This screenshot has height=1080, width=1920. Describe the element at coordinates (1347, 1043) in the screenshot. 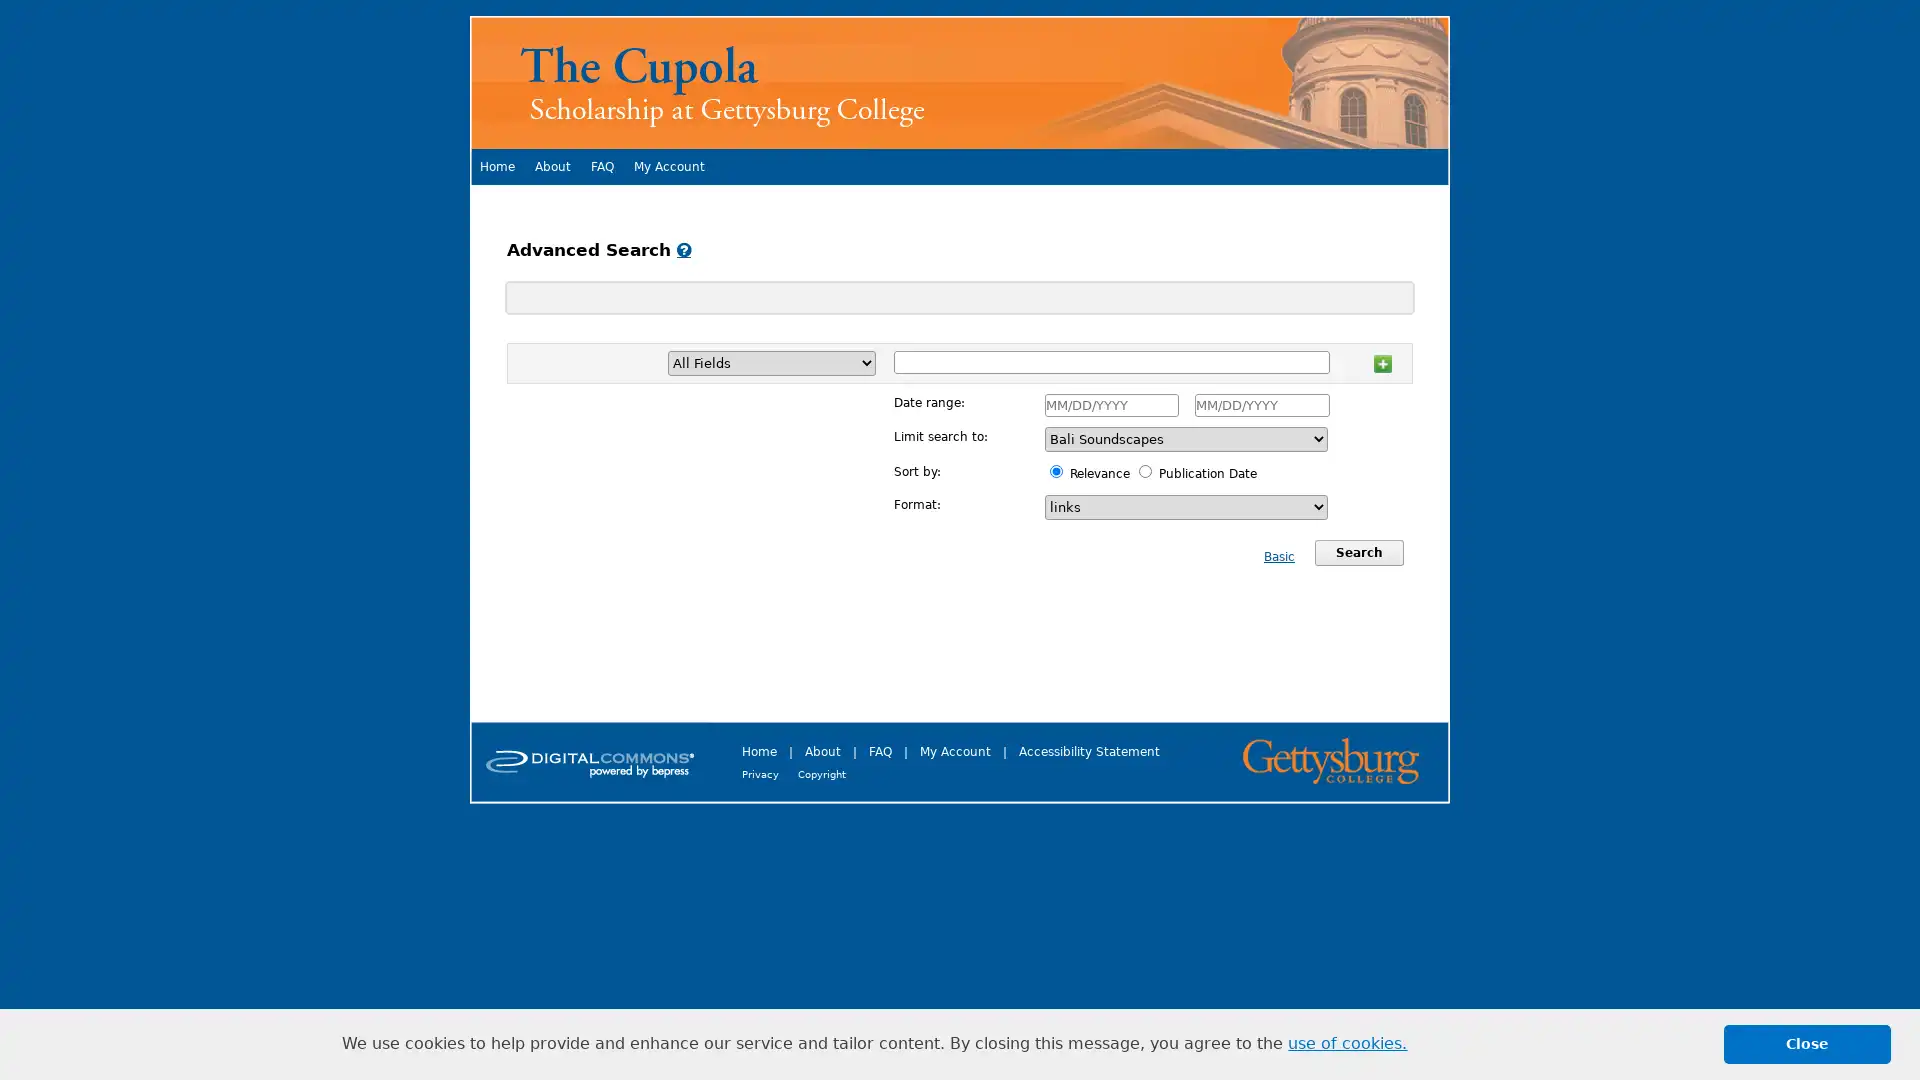

I see `learn more about cookies` at that location.